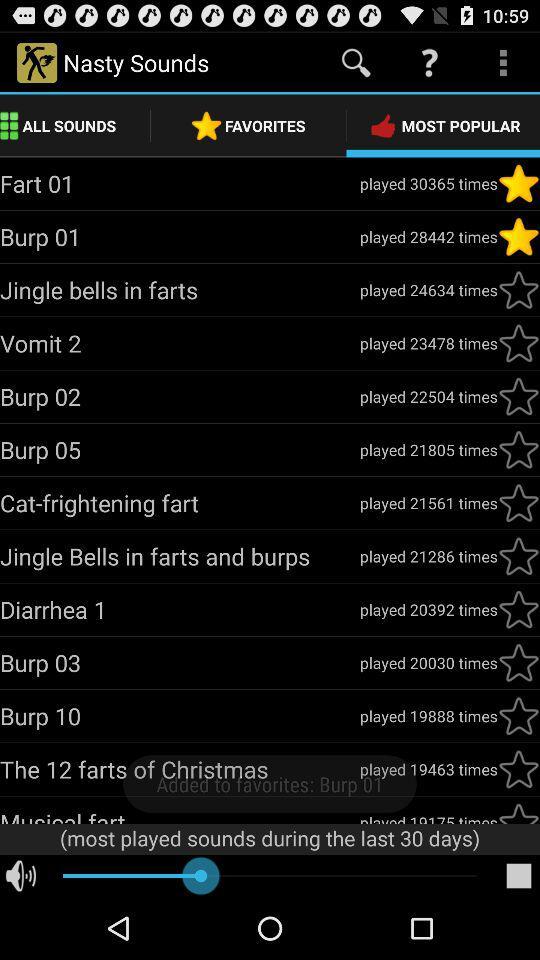 Image resolution: width=540 pixels, height=960 pixels. What do you see at coordinates (518, 450) in the screenshot?
I see `important to know` at bounding box center [518, 450].